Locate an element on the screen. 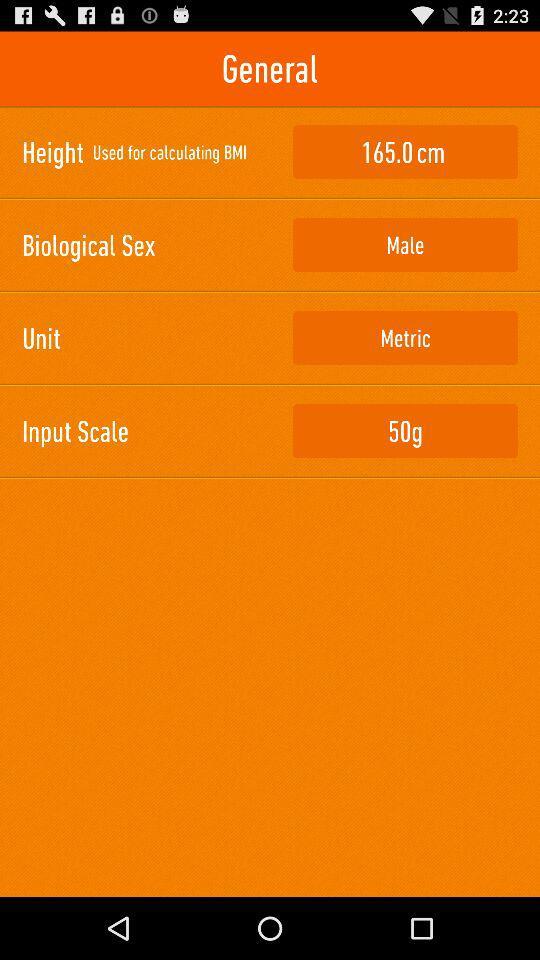 The width and height of the screenshot is (540, 960). input height is located at coordinates (405, 151).